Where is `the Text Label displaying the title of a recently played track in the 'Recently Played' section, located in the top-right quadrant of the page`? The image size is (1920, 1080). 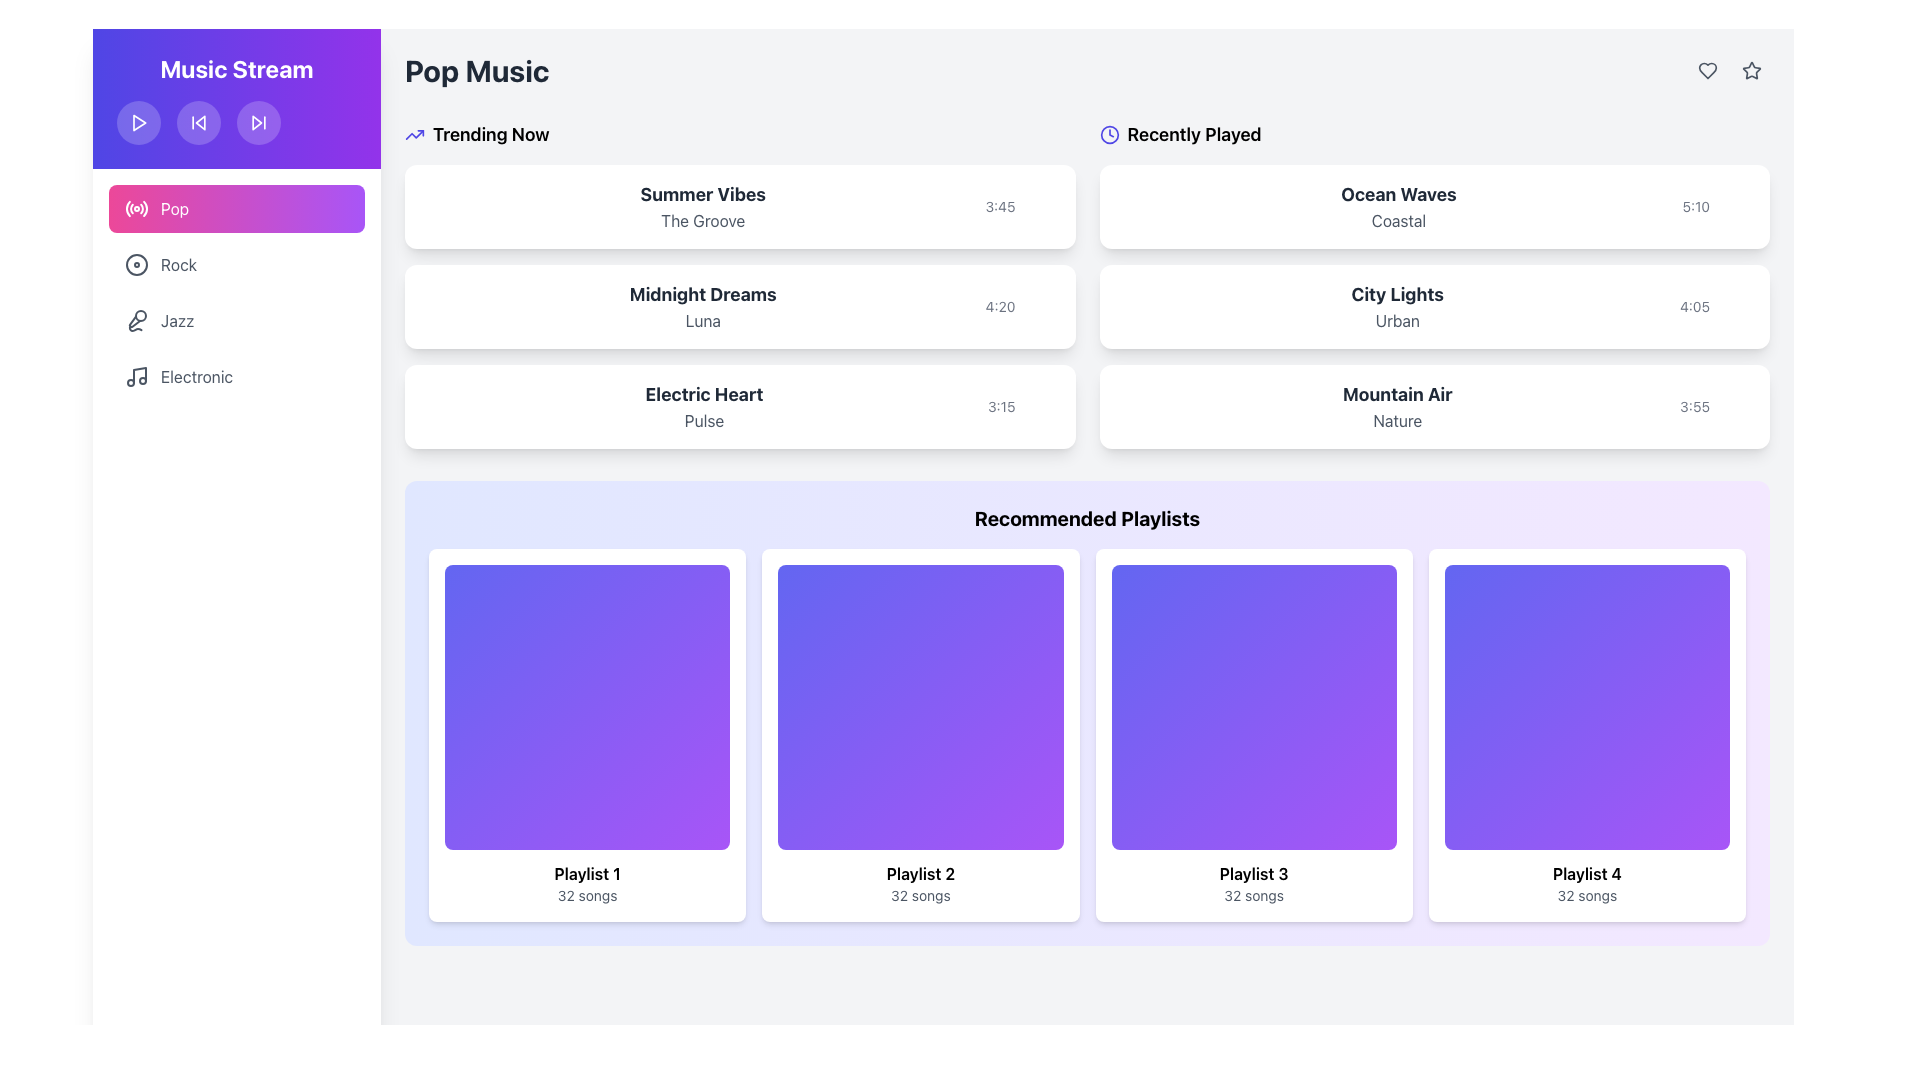 the Text Label displaying the title of a recently played track in the 'Recently Played' section, located in the top-right quadrant of the page is located at coordinates (1397, 195).